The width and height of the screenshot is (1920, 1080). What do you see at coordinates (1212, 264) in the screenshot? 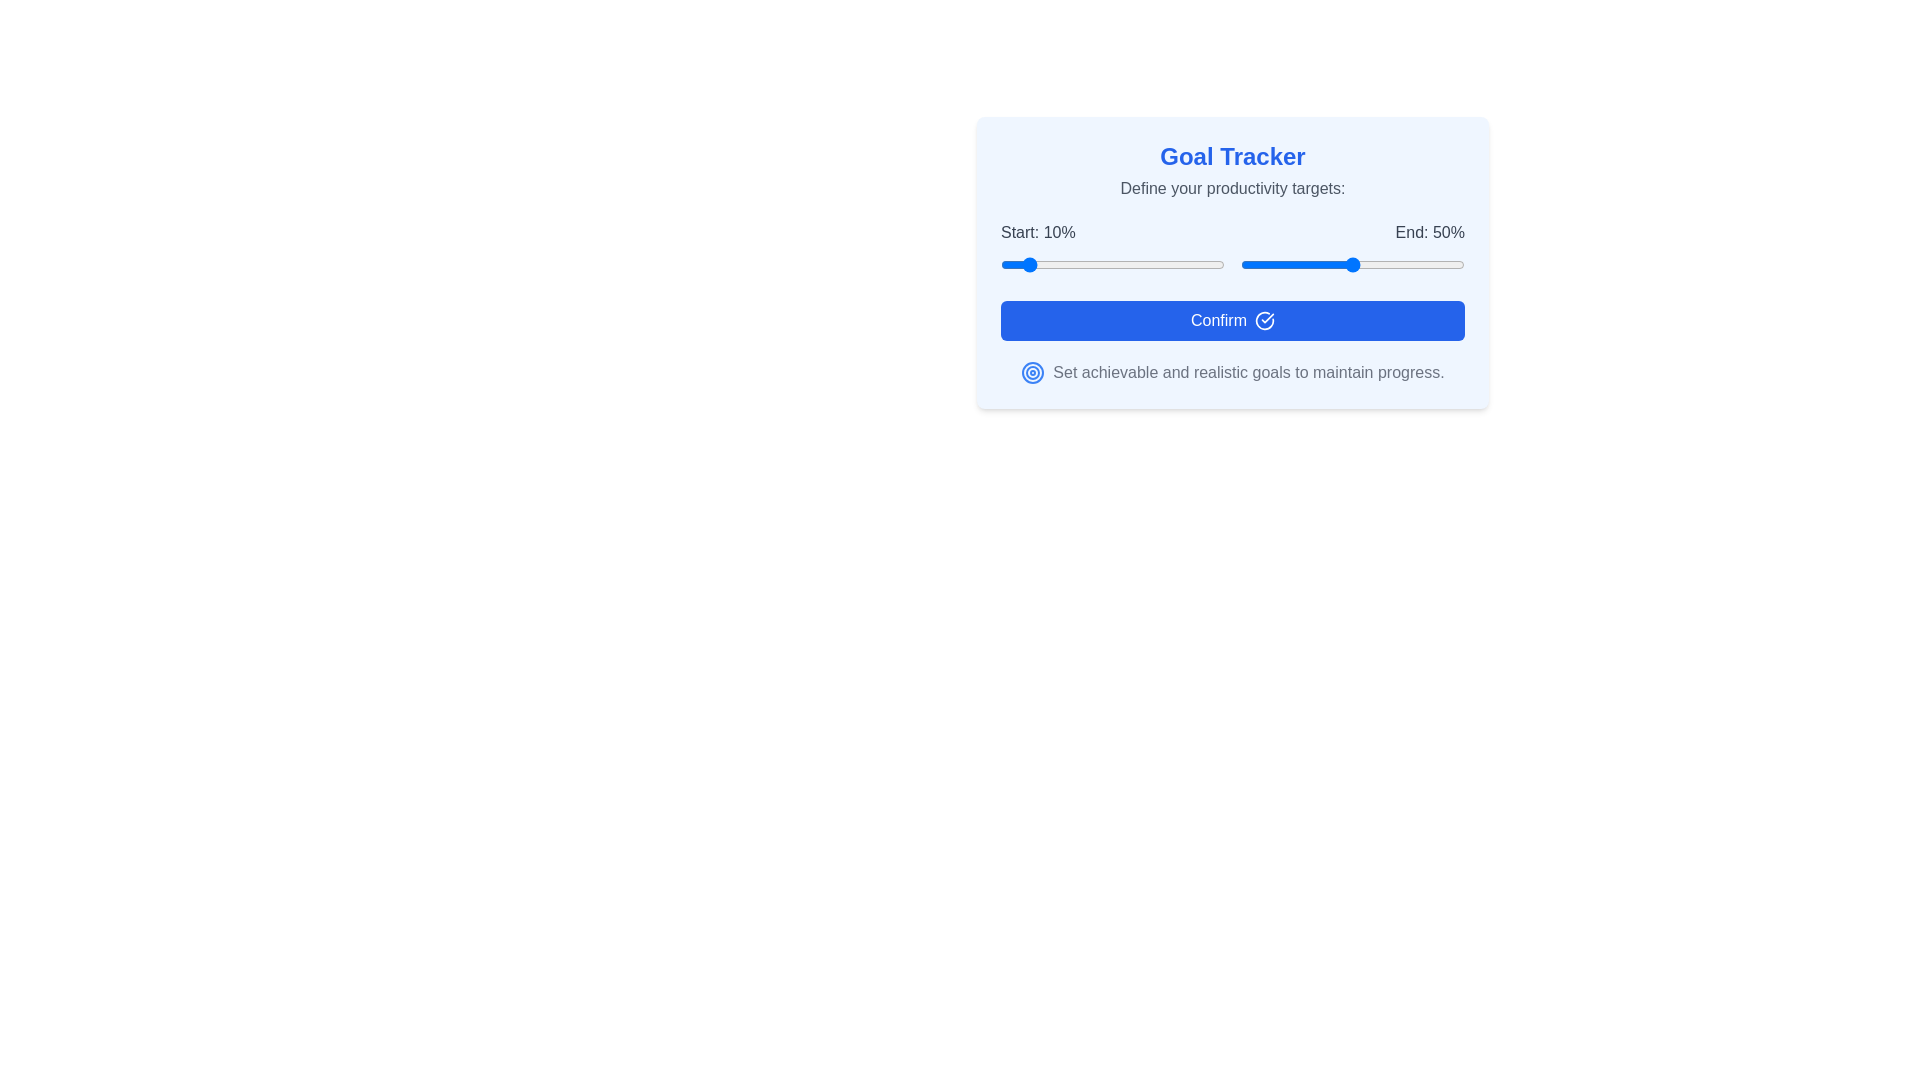
I see `the slider value` at bounding box center [1212, 264].